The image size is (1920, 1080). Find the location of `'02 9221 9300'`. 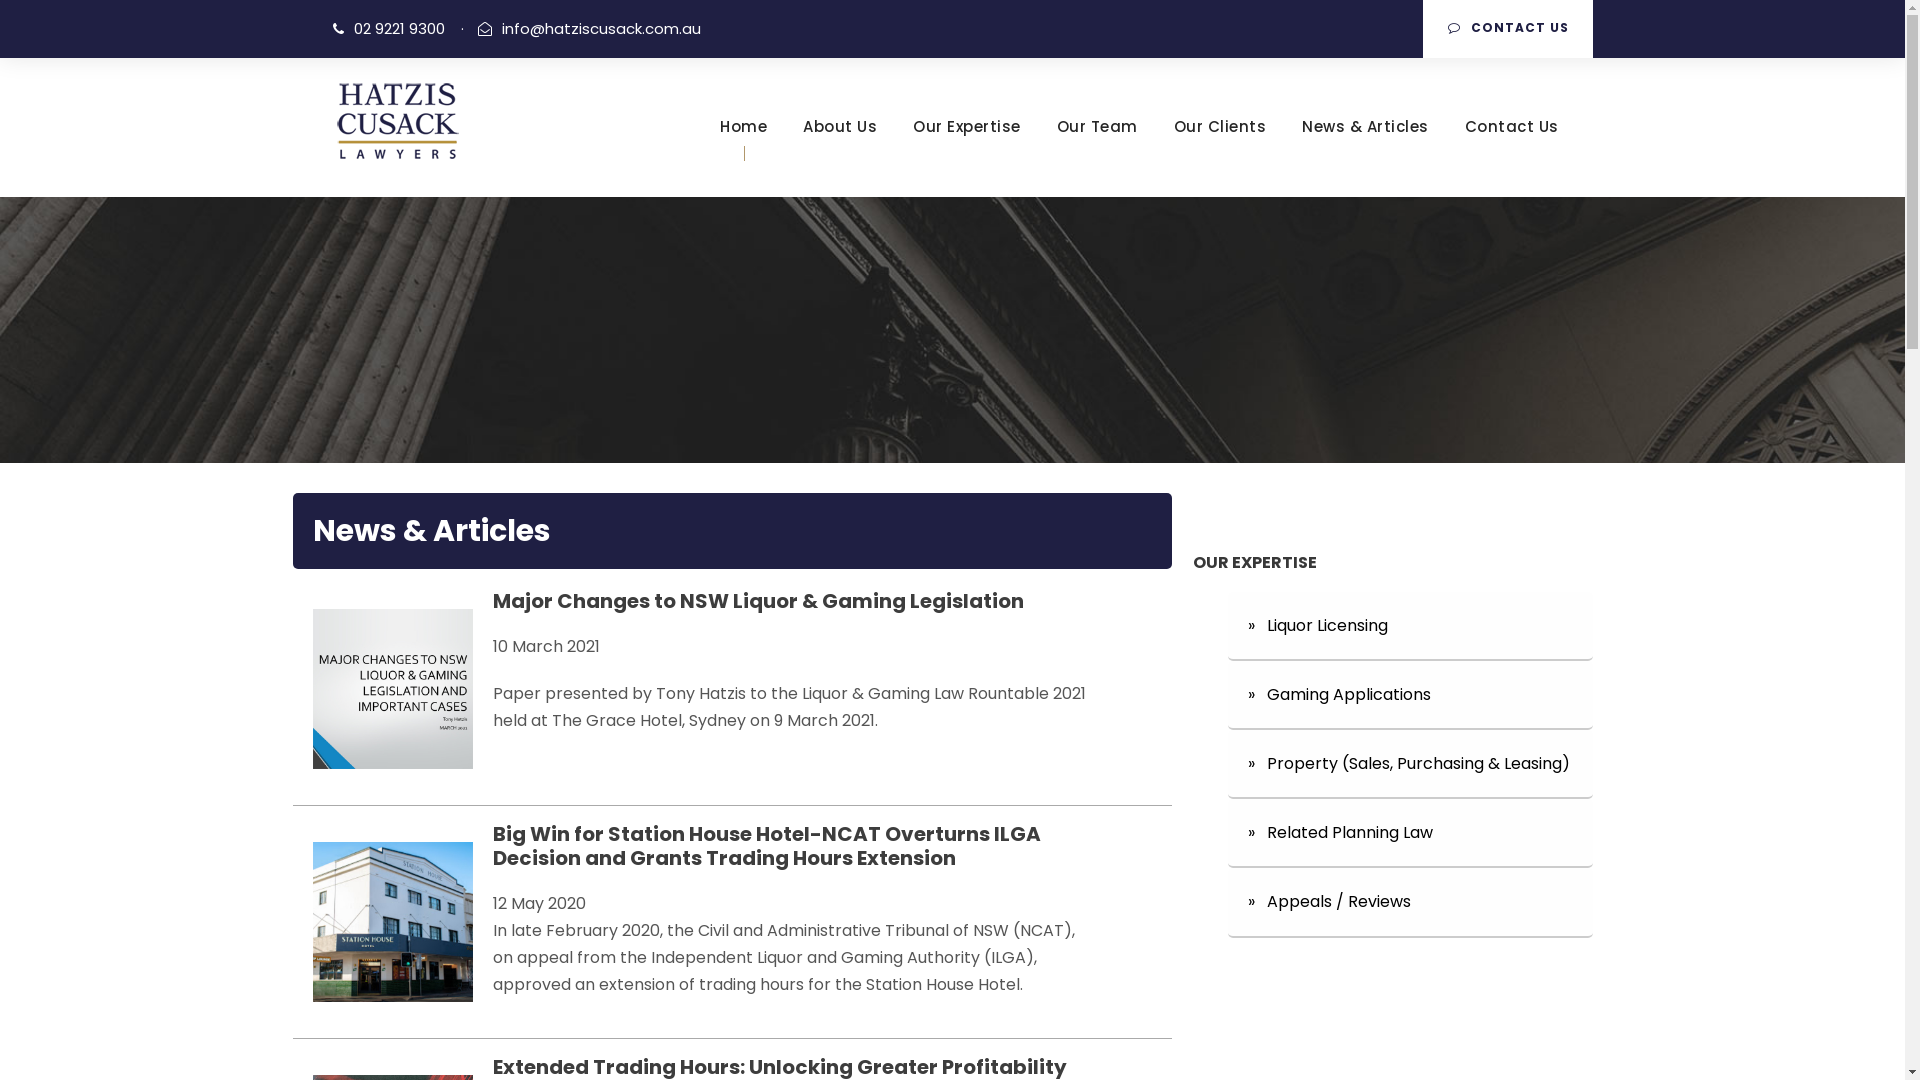

'02 9221 9300' is located at coordinates (399, 28).